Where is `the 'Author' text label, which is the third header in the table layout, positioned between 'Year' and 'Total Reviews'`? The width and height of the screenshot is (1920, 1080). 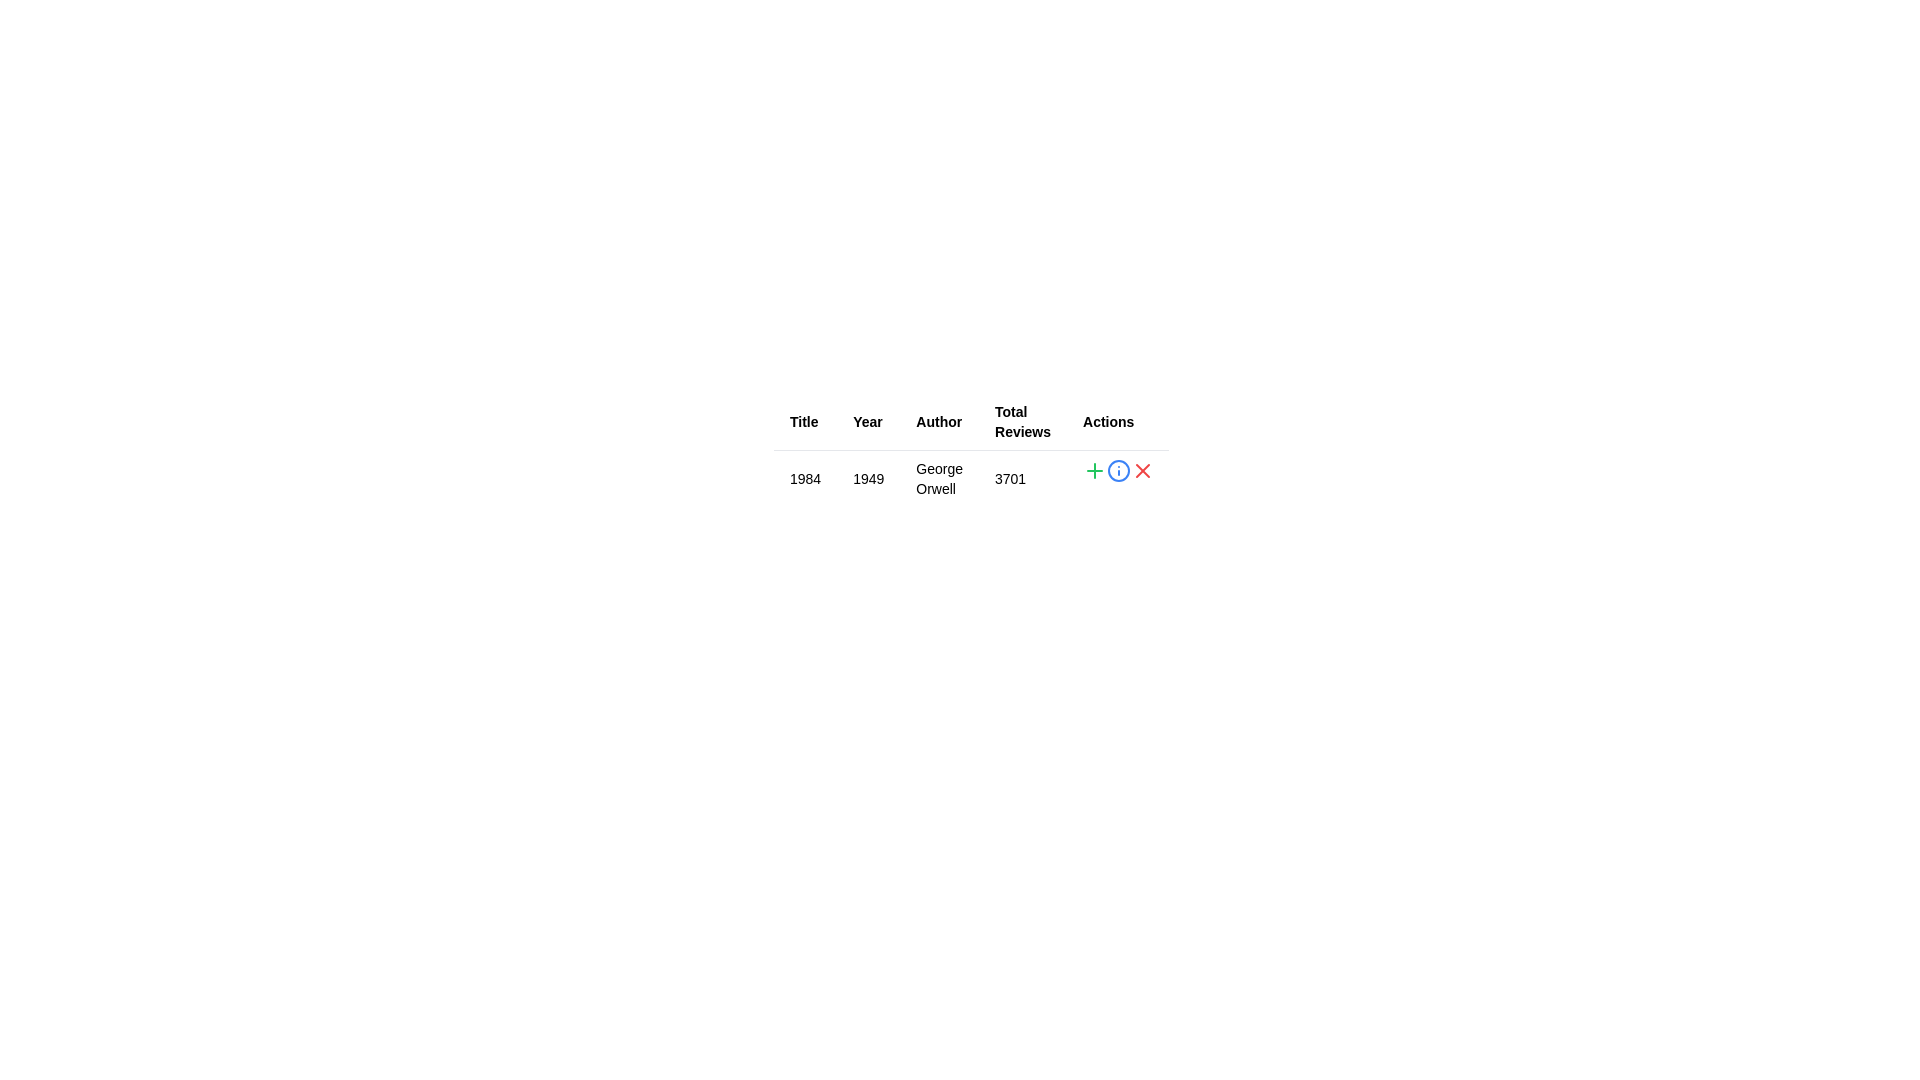 the 'Author' text label, which is the third header in the table layout, positioned between 'Year' and 'Total Reviews' is located at coordinates (938, 421).